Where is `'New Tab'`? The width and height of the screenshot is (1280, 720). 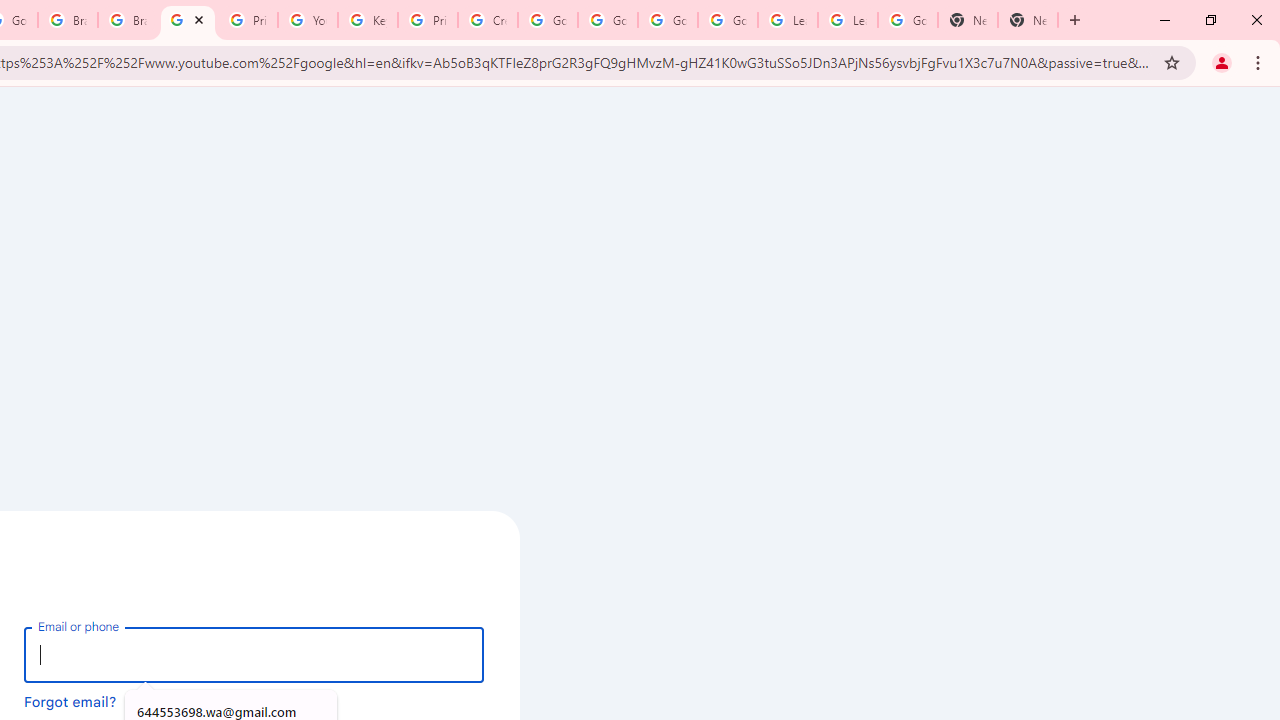
'New Tab' is located at coordinates (968, 20).